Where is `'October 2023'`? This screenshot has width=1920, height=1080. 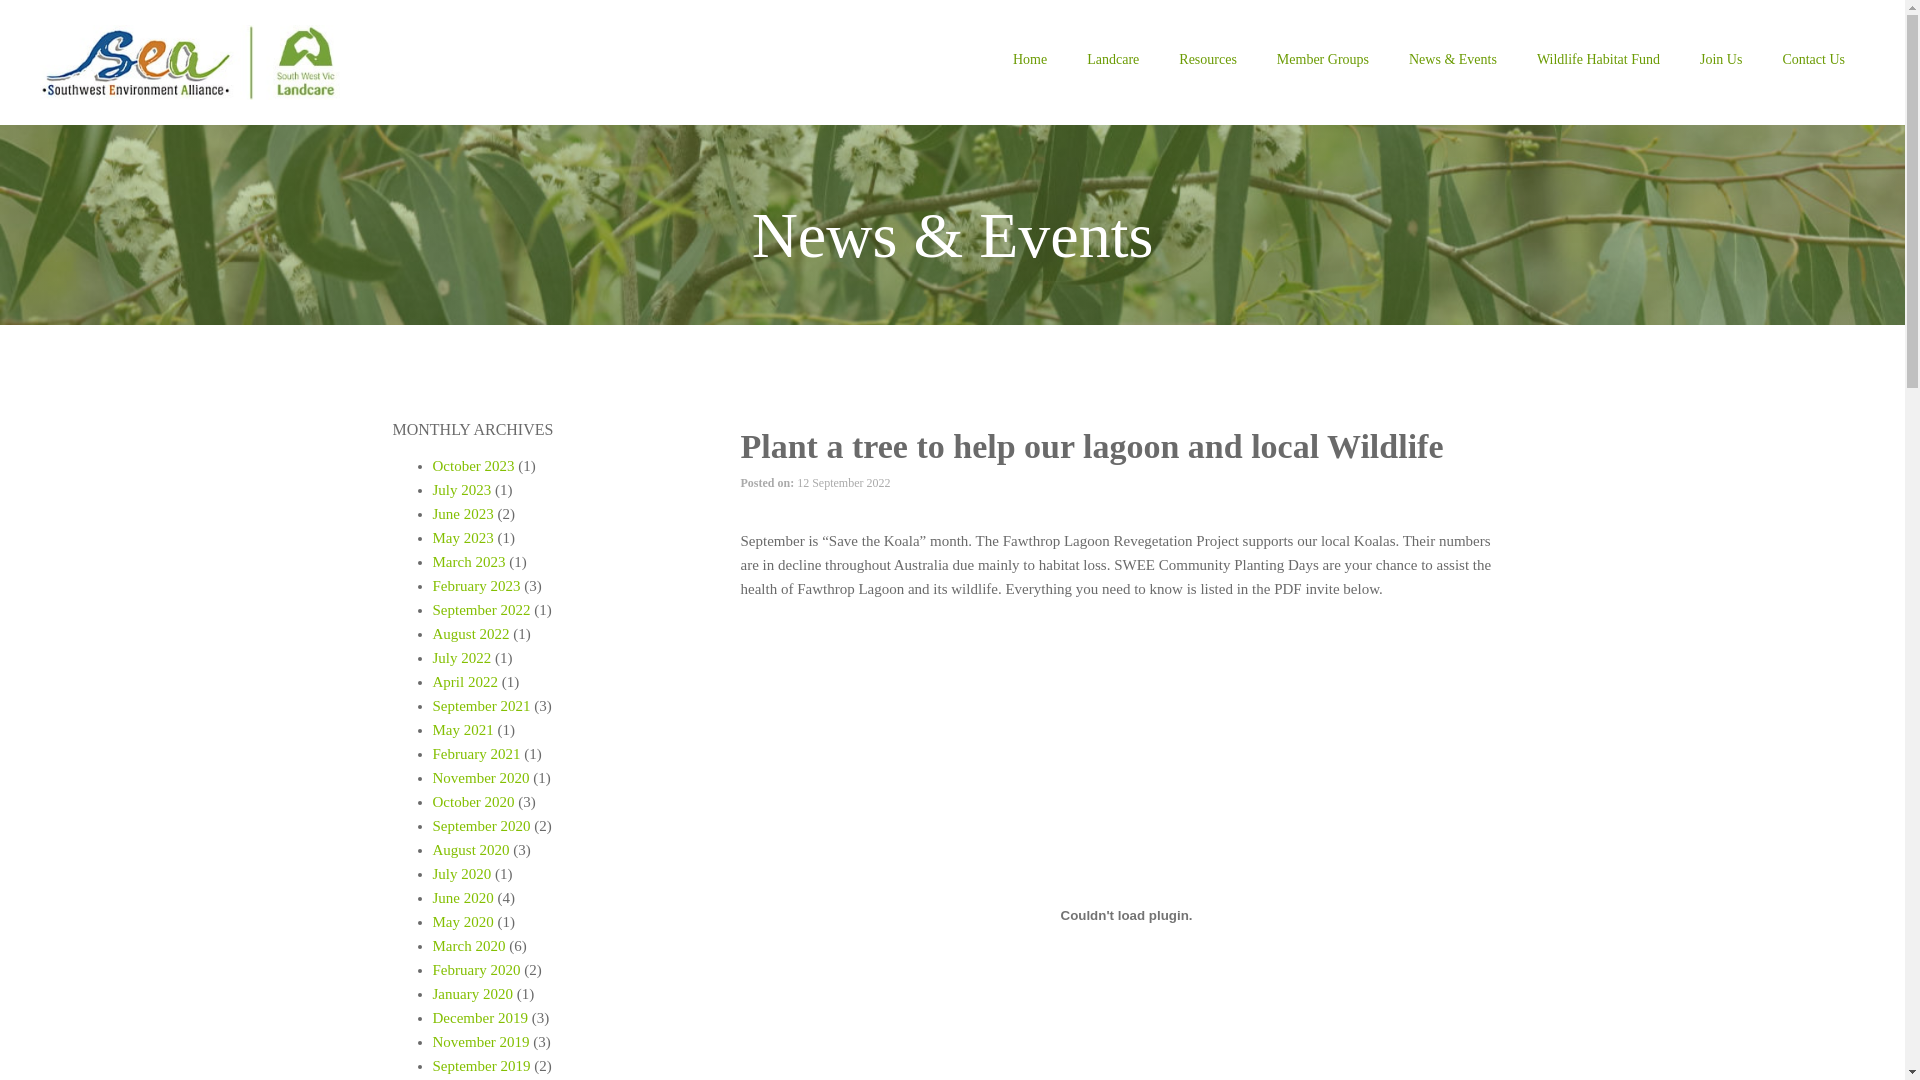
'October 2023' is located at coordinates (472, 466).